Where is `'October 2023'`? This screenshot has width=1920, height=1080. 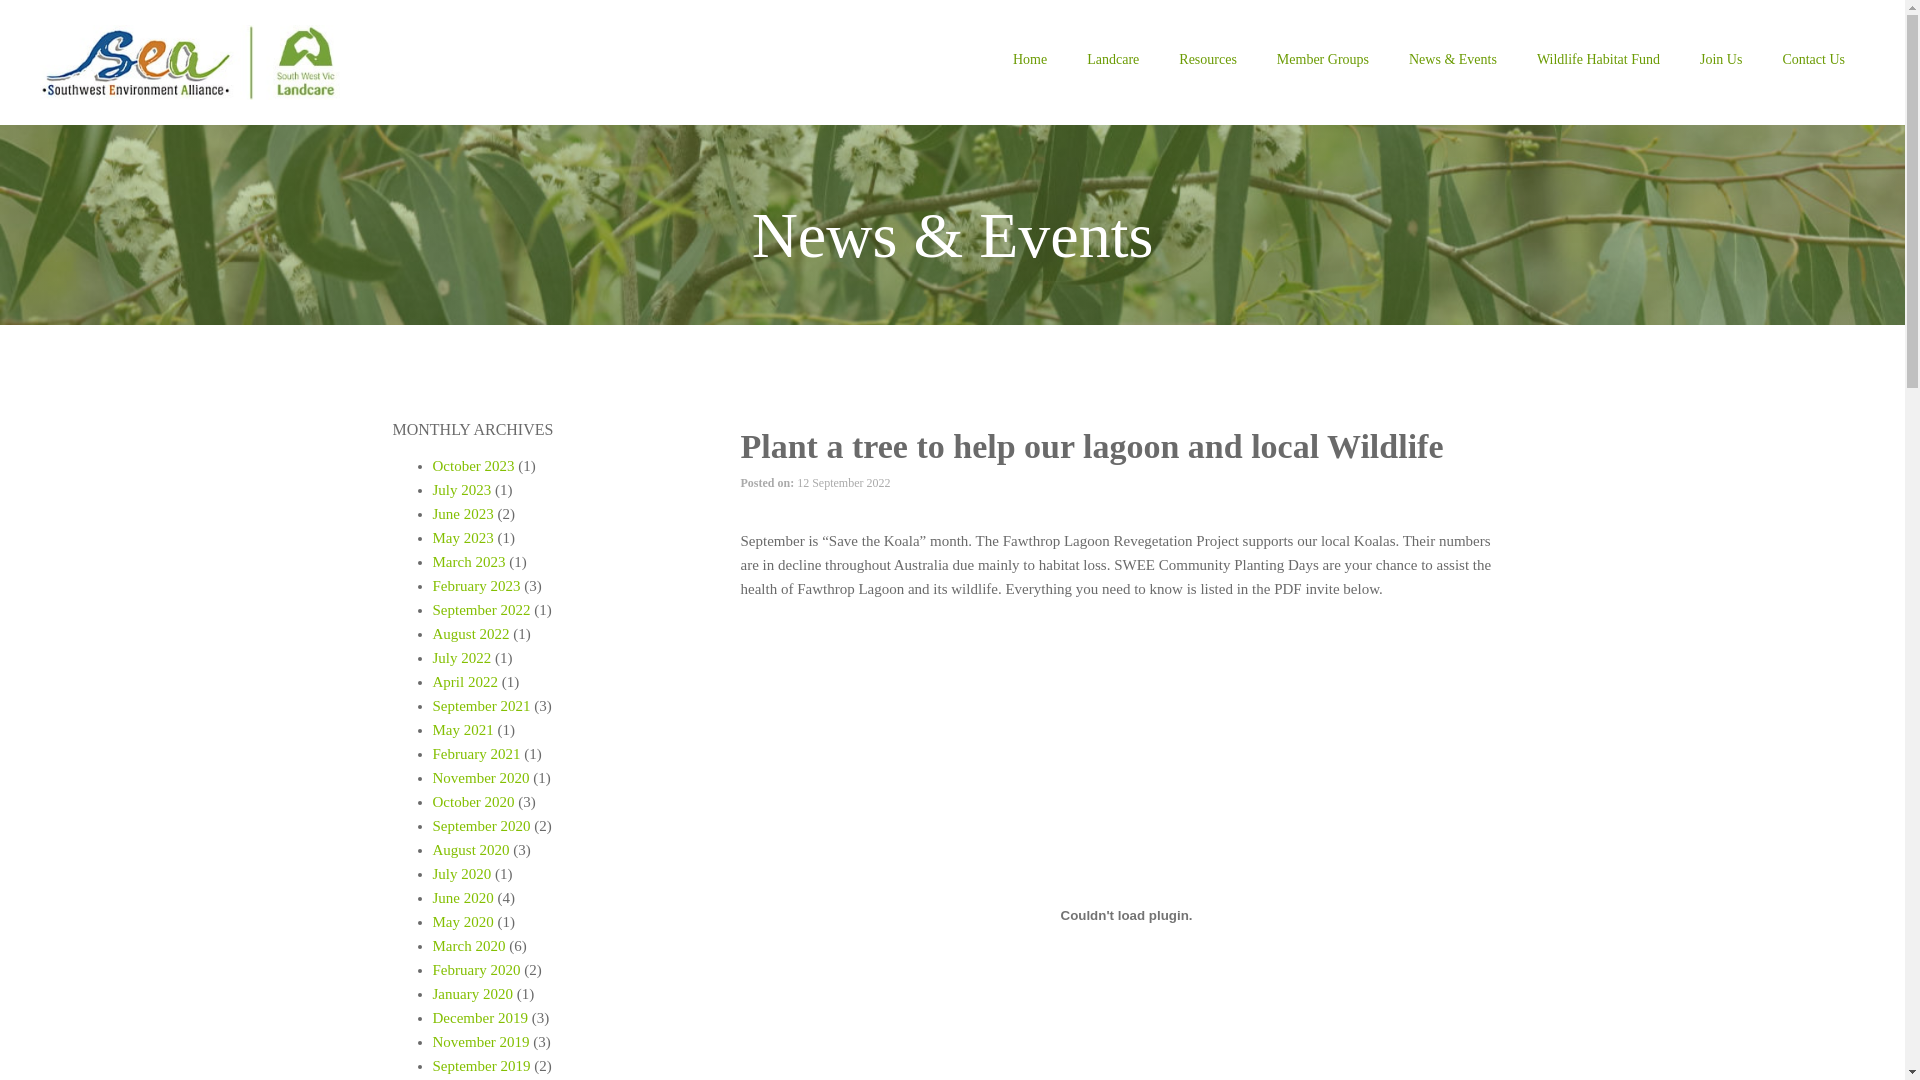
'October 2023' is located at coordinates (472, 466).